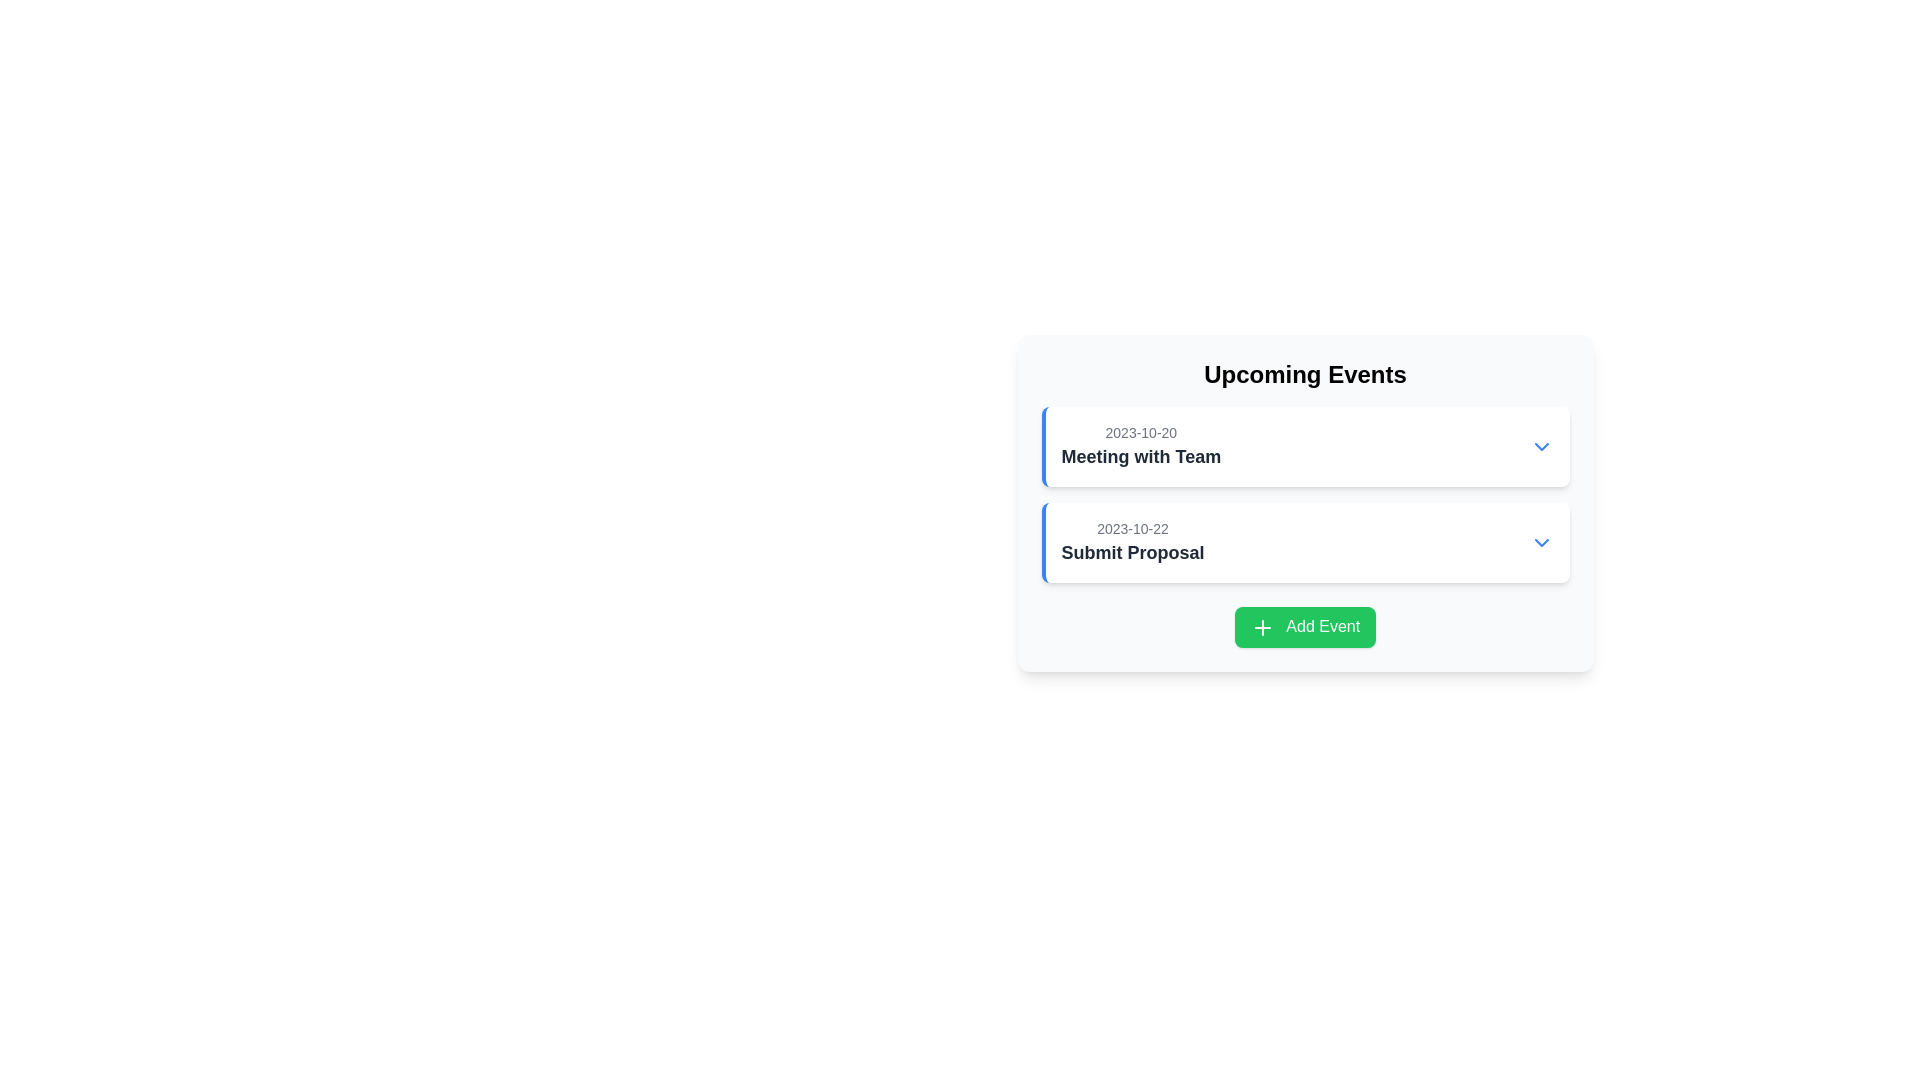 This screenshot has height=1080, width=1920. What do you see at coordinates (1305, 446) in the screenshot?
I see `the first Event card in the 'Upcoming Events' panel` at bounding box center [1305, 446].